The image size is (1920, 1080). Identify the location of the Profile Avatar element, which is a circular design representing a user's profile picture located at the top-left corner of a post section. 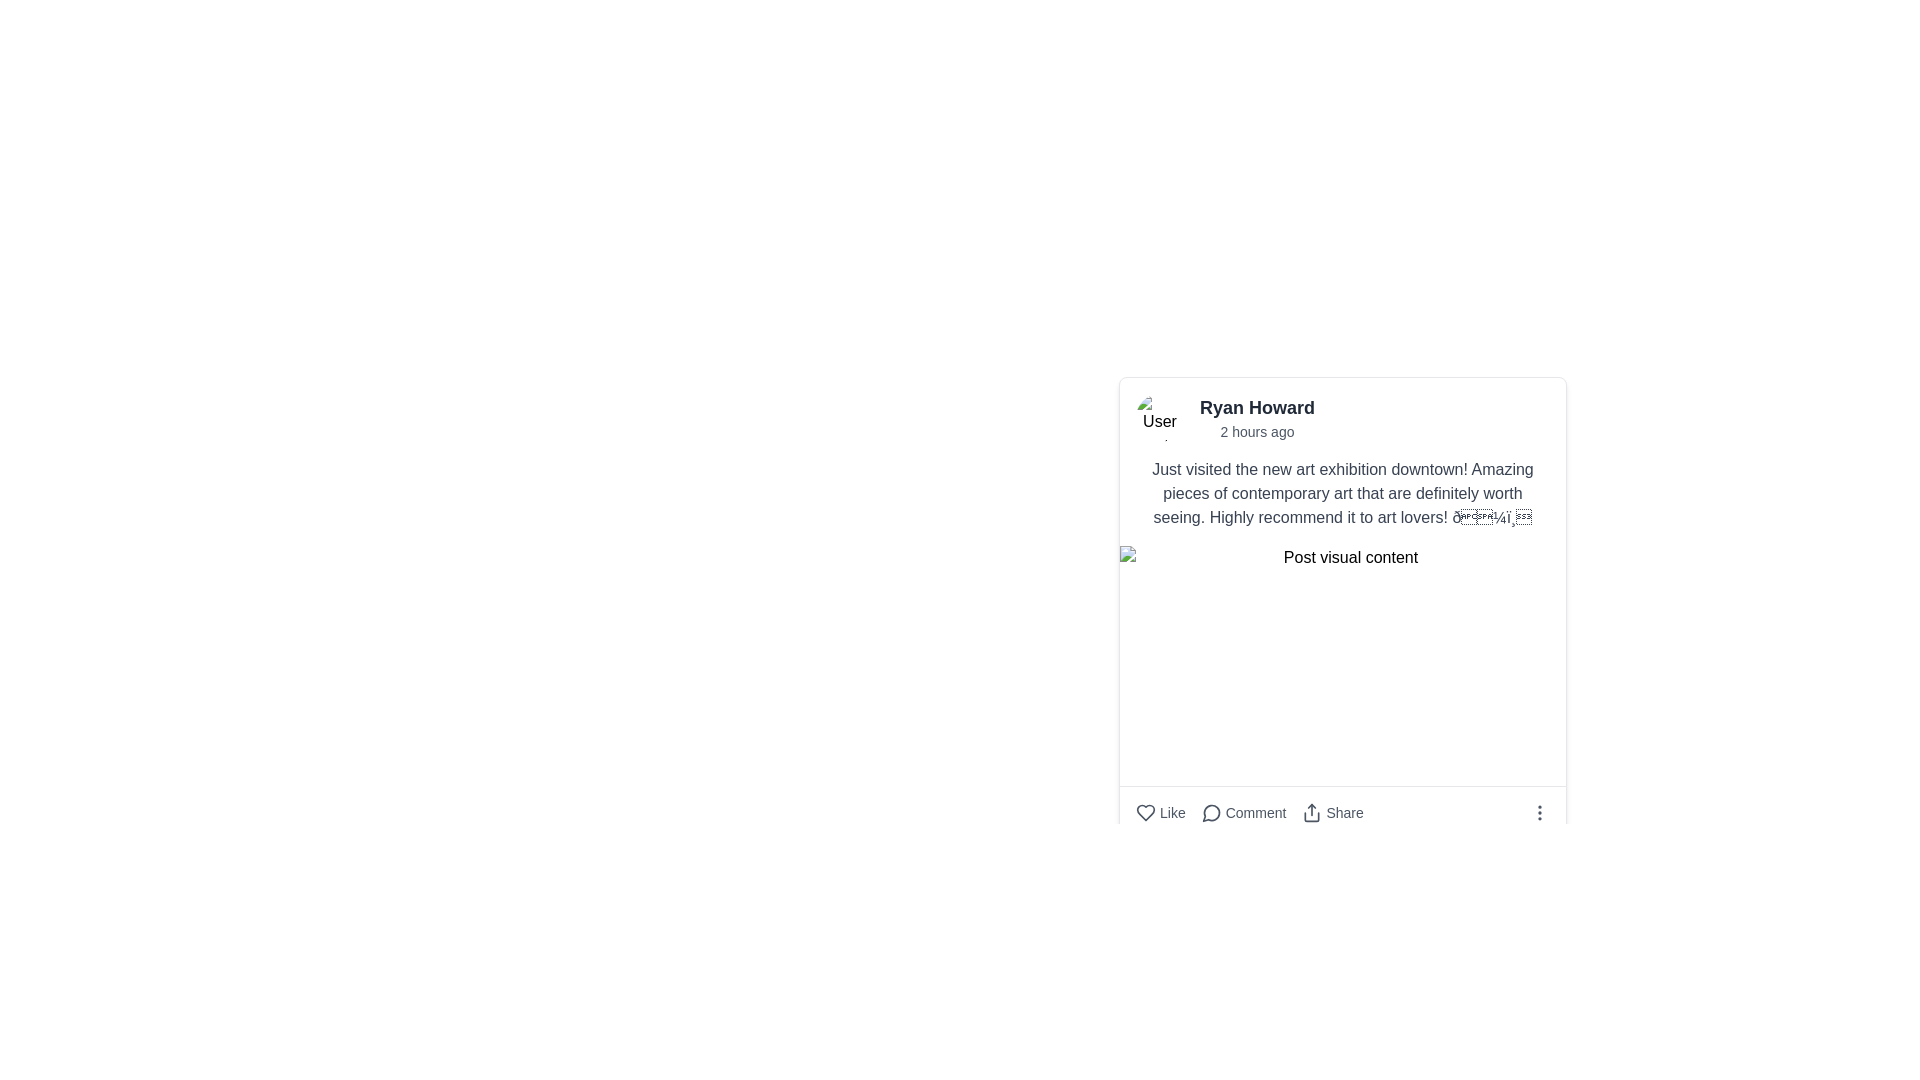
(1160, 416).